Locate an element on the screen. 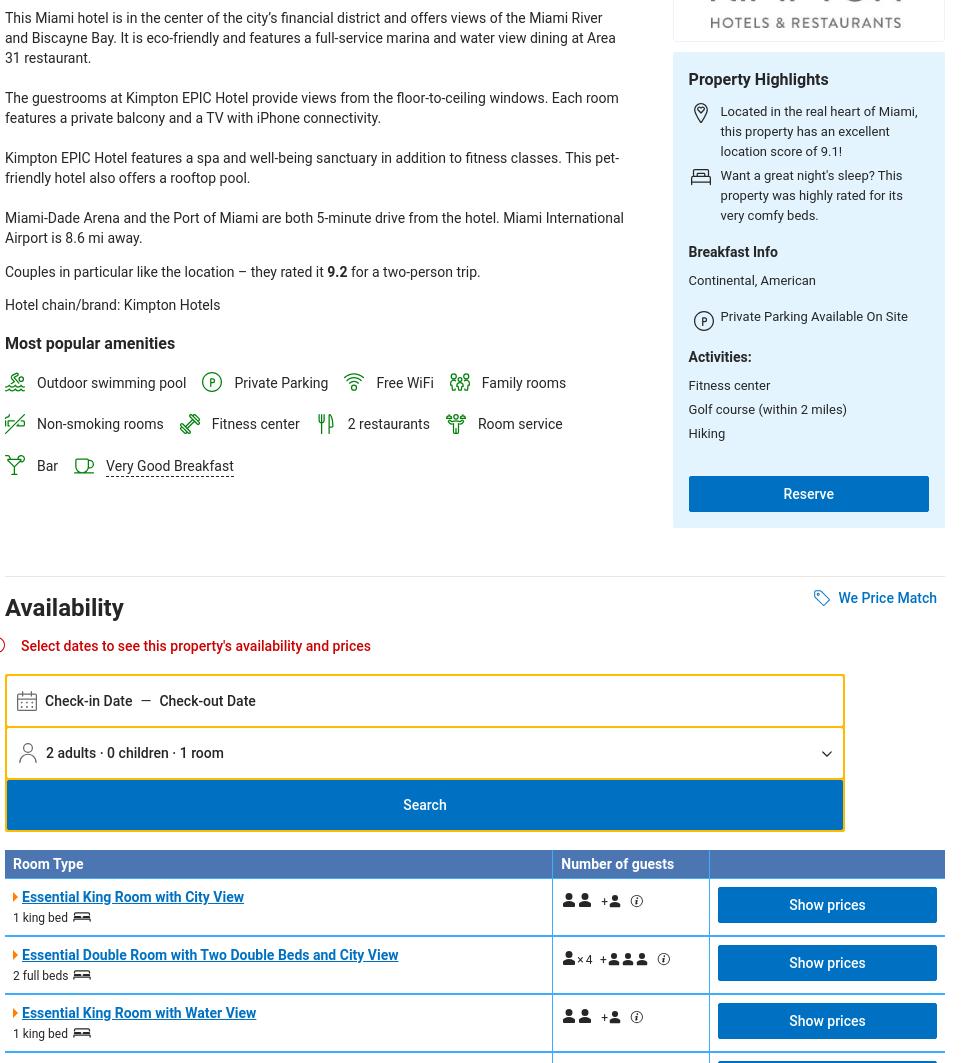 This screenshot has height=1063, width=961. 'We Price Match' is located at coordinates (837, 595).